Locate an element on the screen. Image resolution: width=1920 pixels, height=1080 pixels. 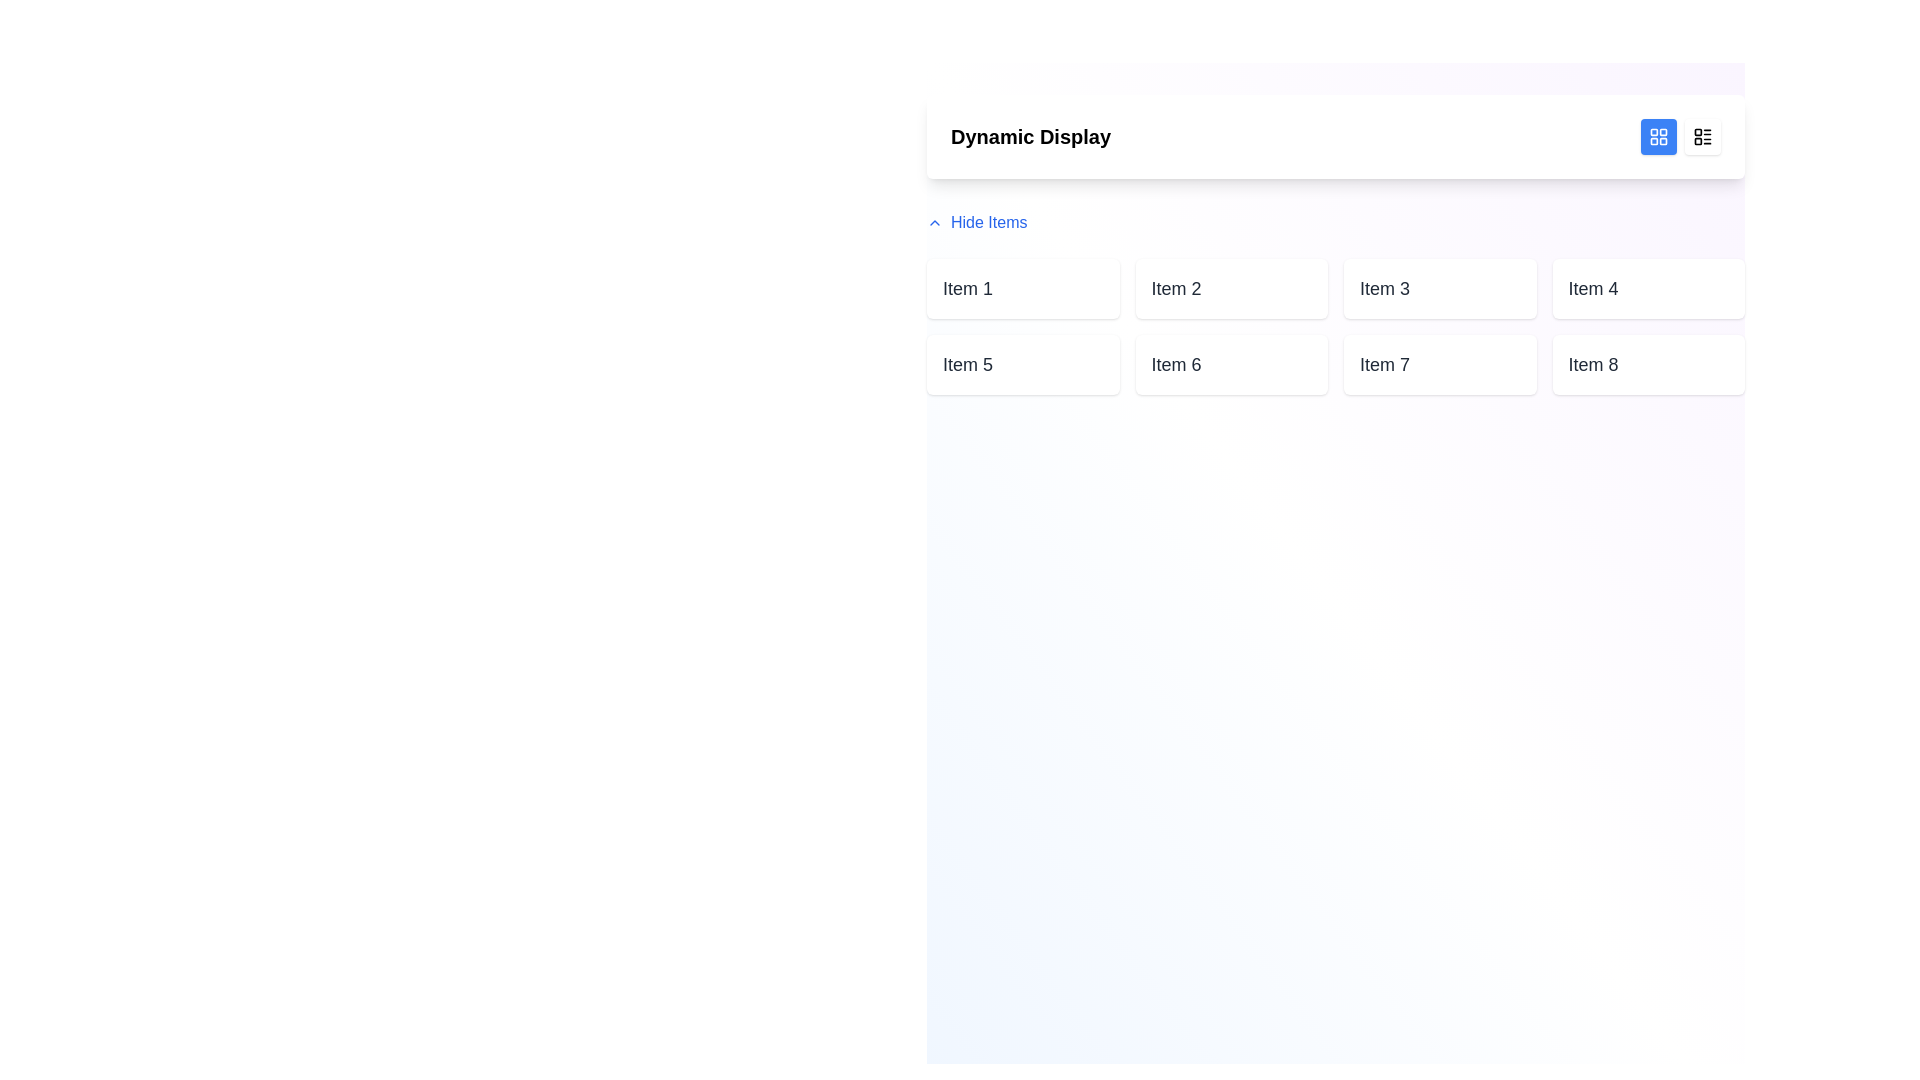
the Card or Button representing 'Item 6', located in the second row, second column of the grid layout, positioned between 'Item 5' and 'Item 7' is located at coordinates (1230, 365).